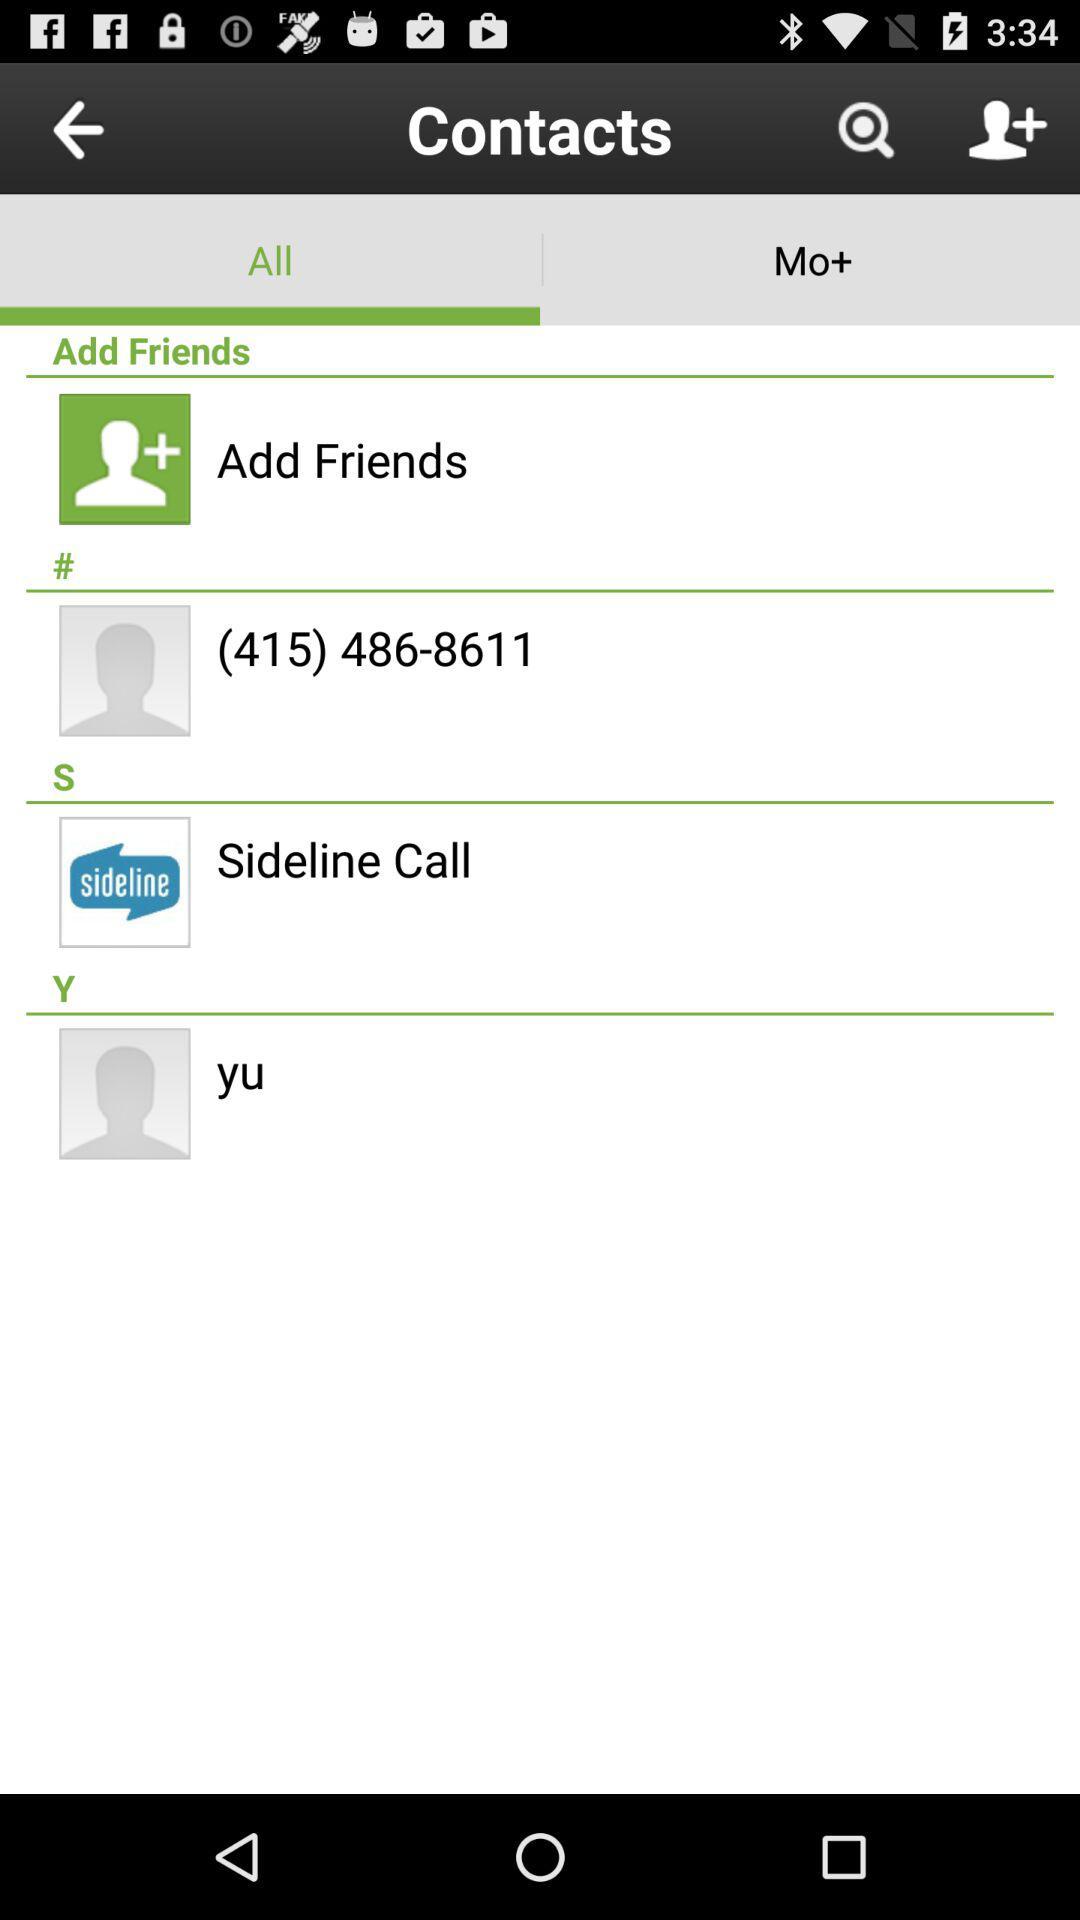 This screenshot has width=1080, height=1920. I want to click on app above the add friends, so click(270, 258).